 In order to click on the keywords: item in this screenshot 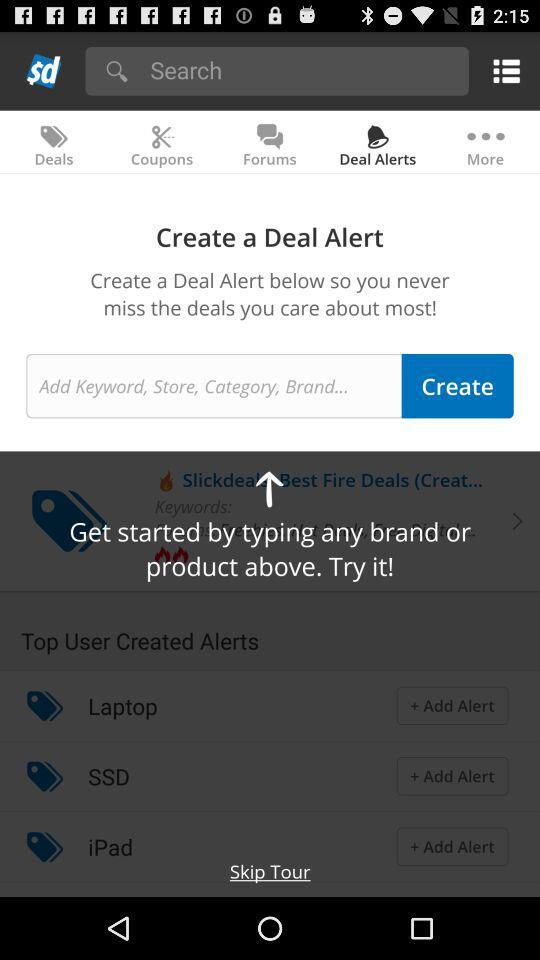, I will do `click(193, 505)`.